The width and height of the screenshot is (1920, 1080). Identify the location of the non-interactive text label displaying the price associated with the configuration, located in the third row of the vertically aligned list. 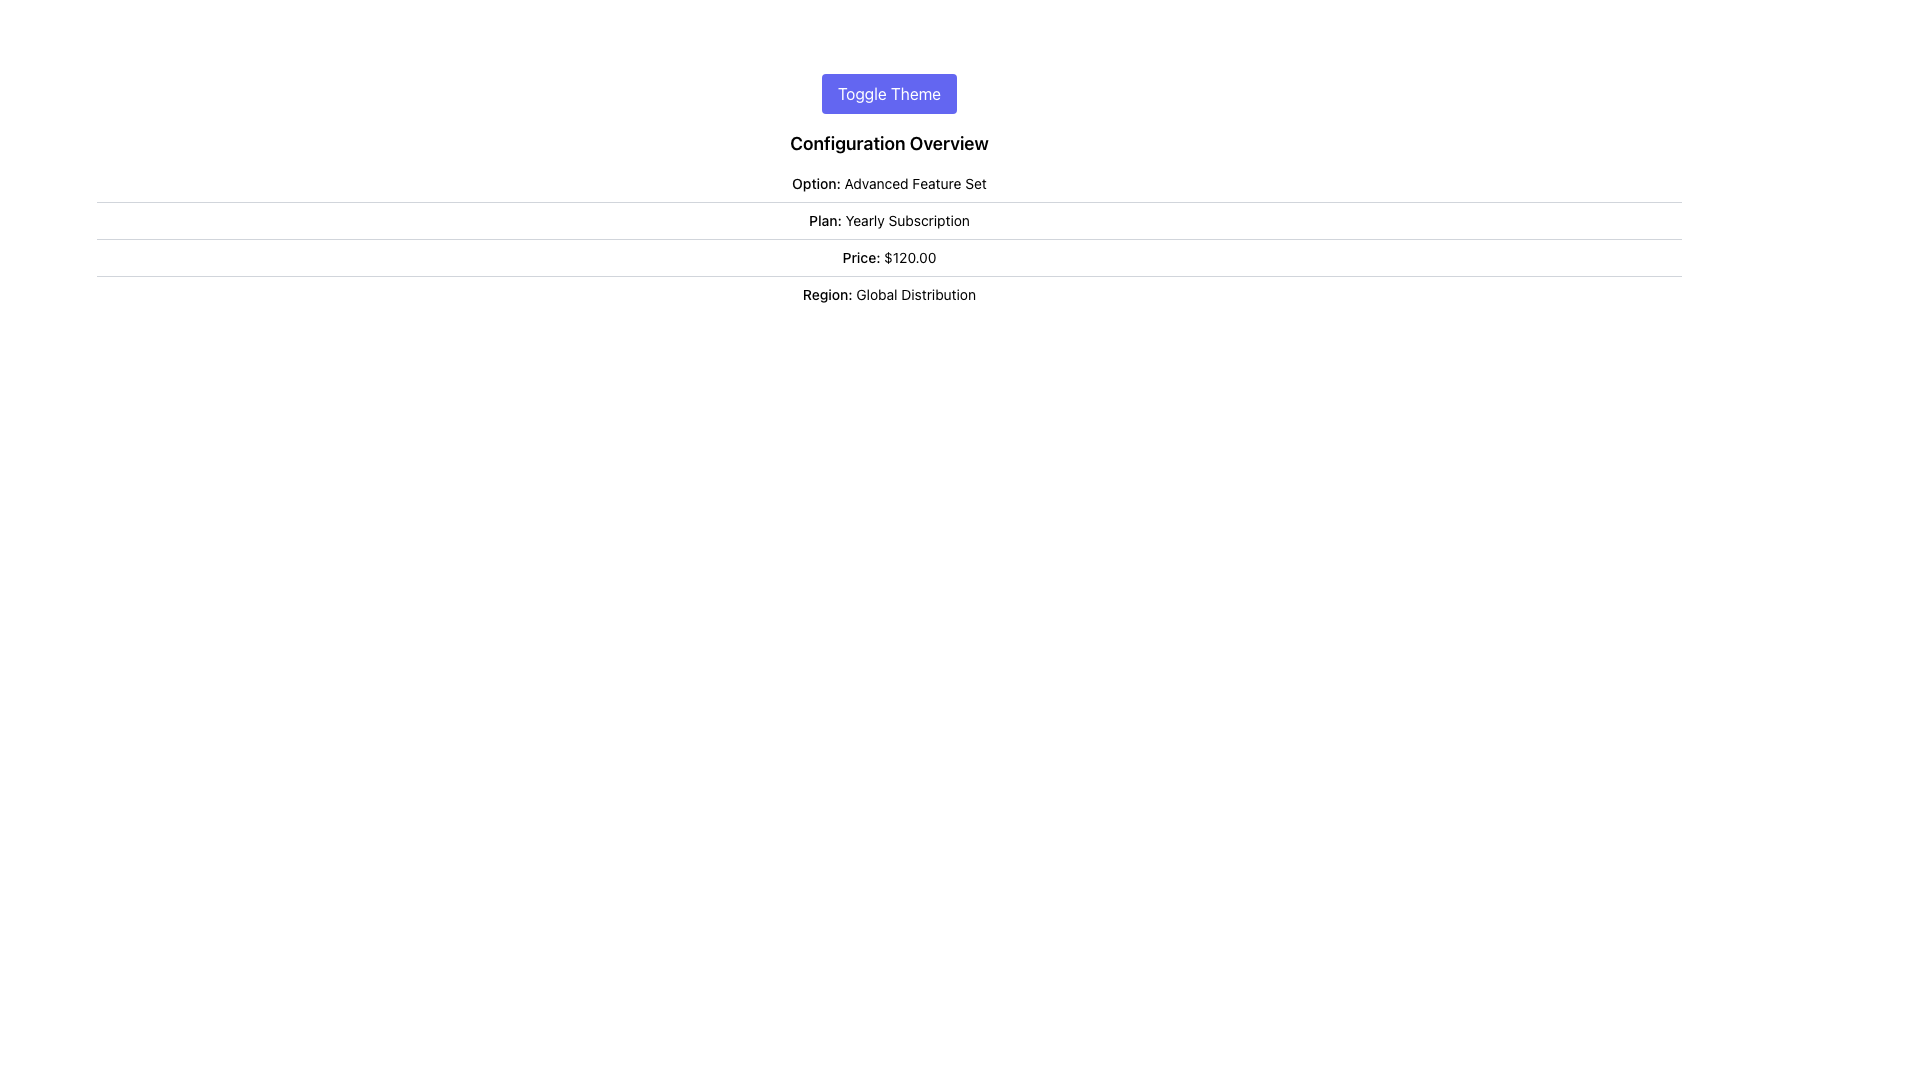
(888, 256).